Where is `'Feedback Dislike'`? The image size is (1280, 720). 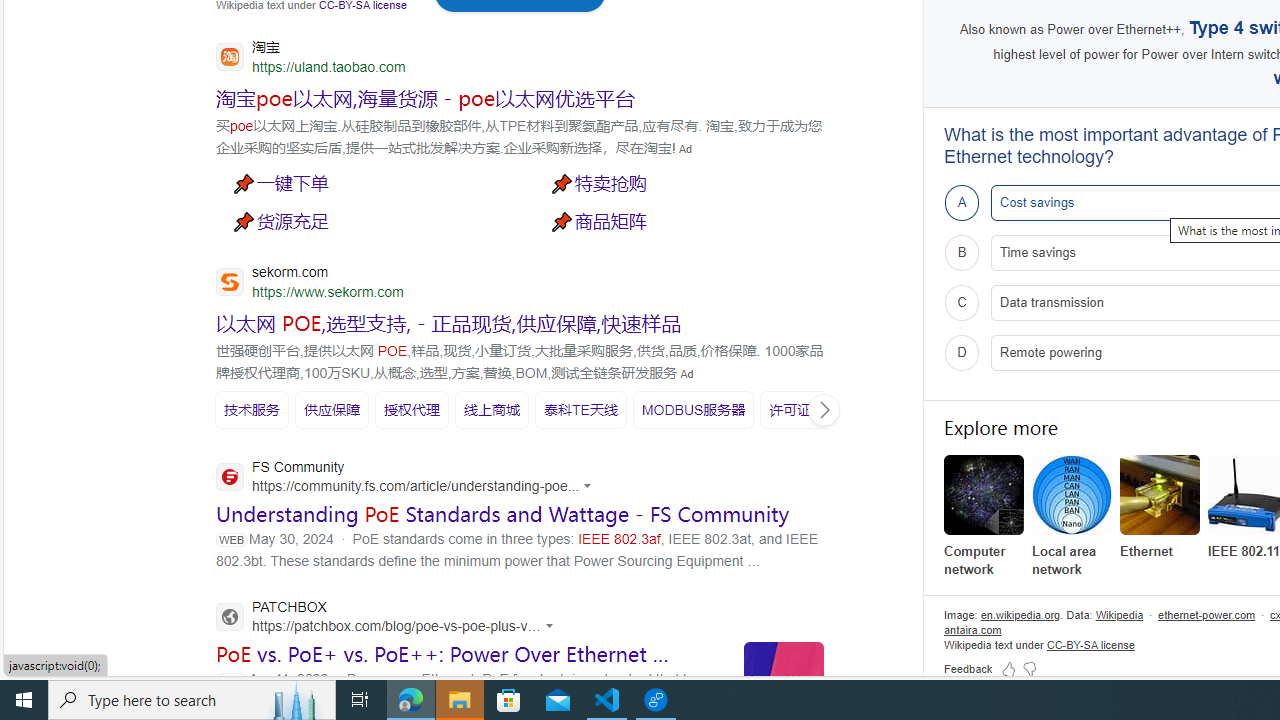 'Feedback Dislike' is located at coordinates (1029, 668).